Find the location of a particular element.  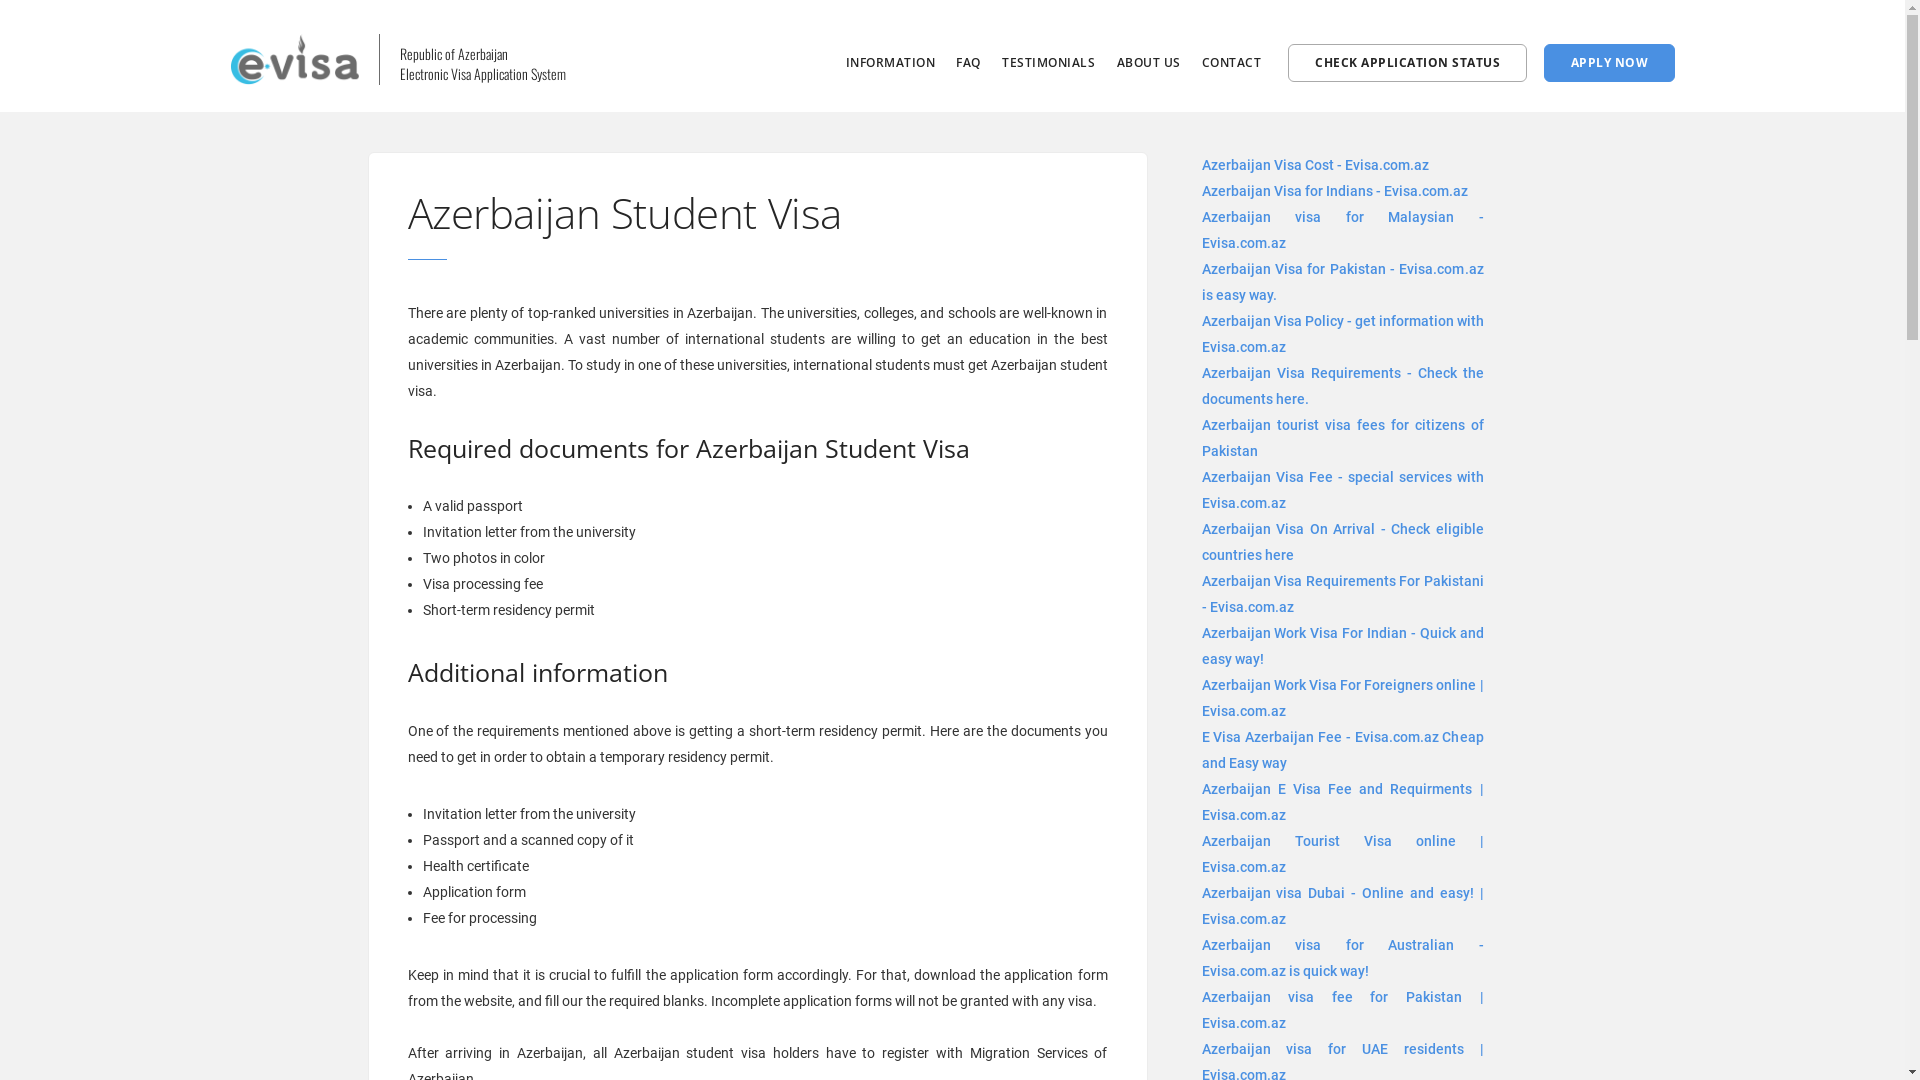

'Azerbaijan tourist visa fees for citizens of Pakistan' is located at coordinates (1343, 437).